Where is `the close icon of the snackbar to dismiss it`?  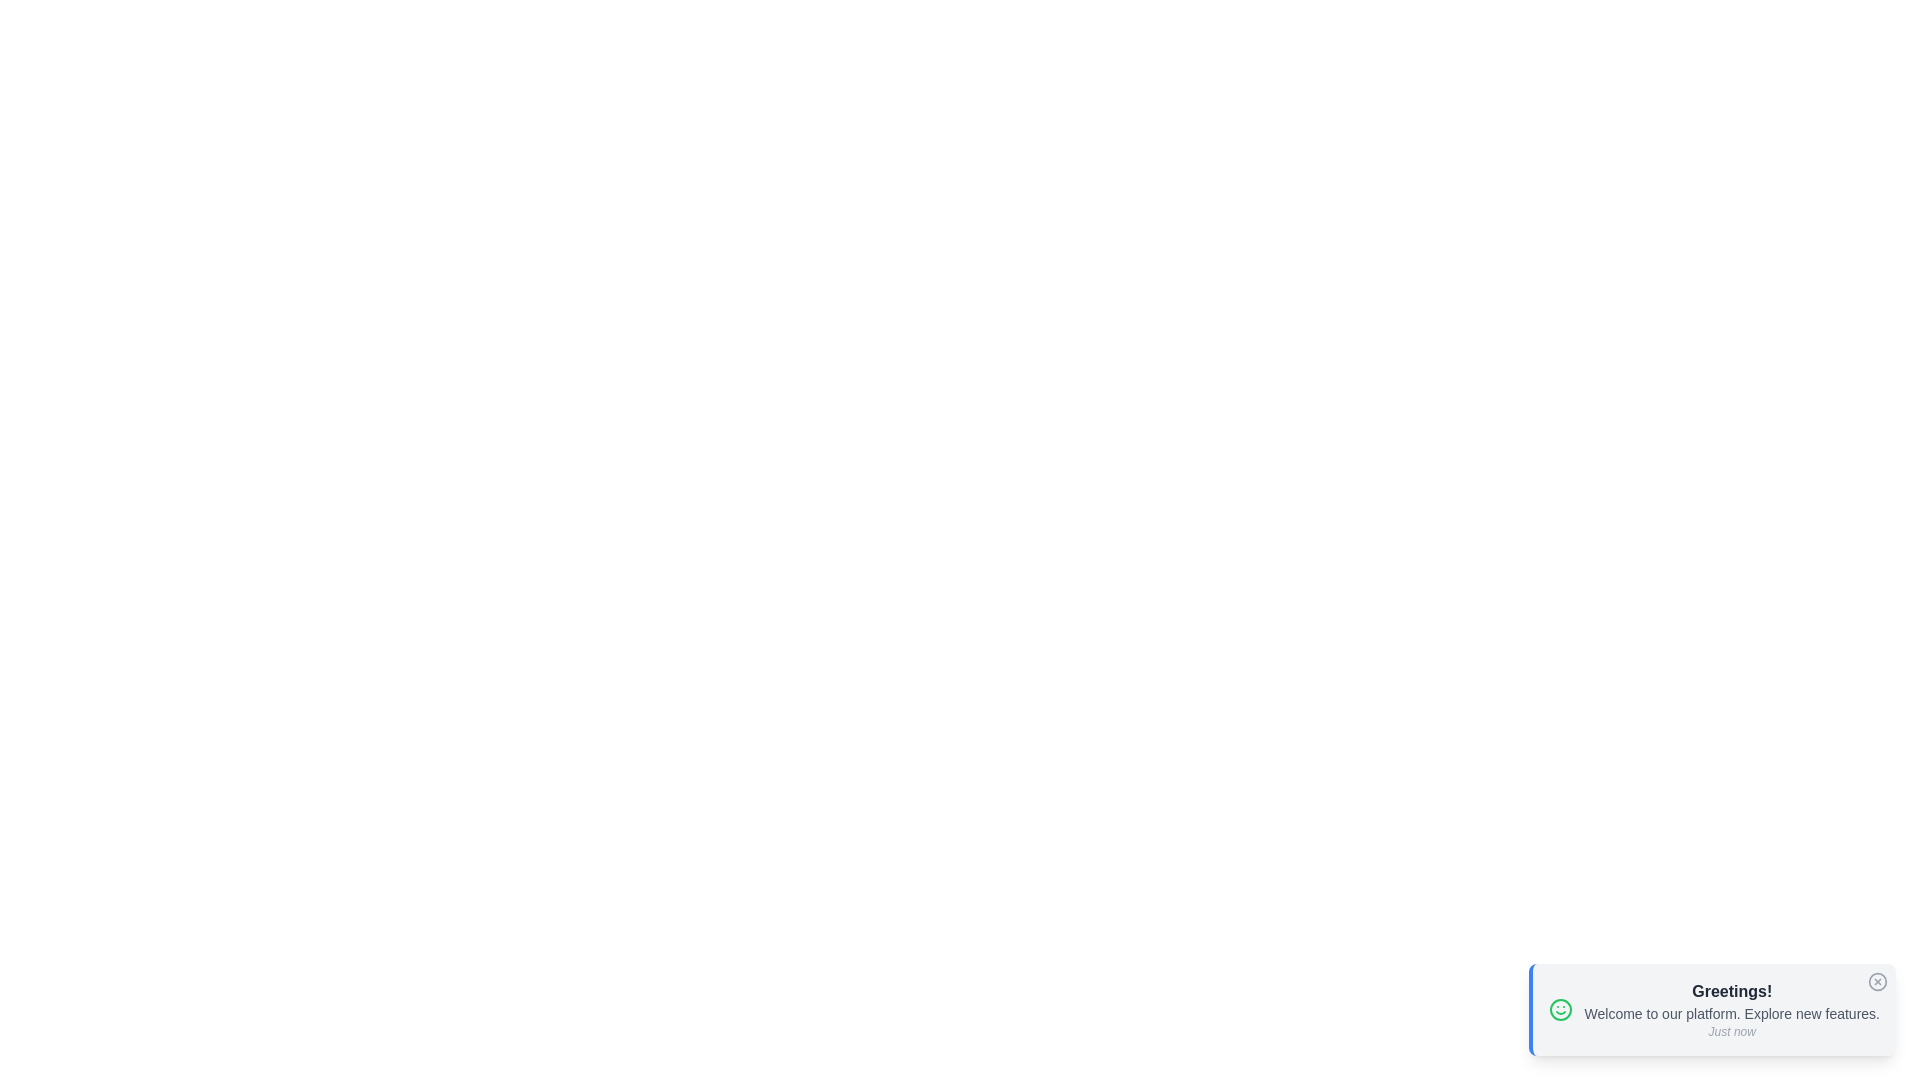
the close icon of the snackbar to dismiss it is located at coordinates (1876, 981).